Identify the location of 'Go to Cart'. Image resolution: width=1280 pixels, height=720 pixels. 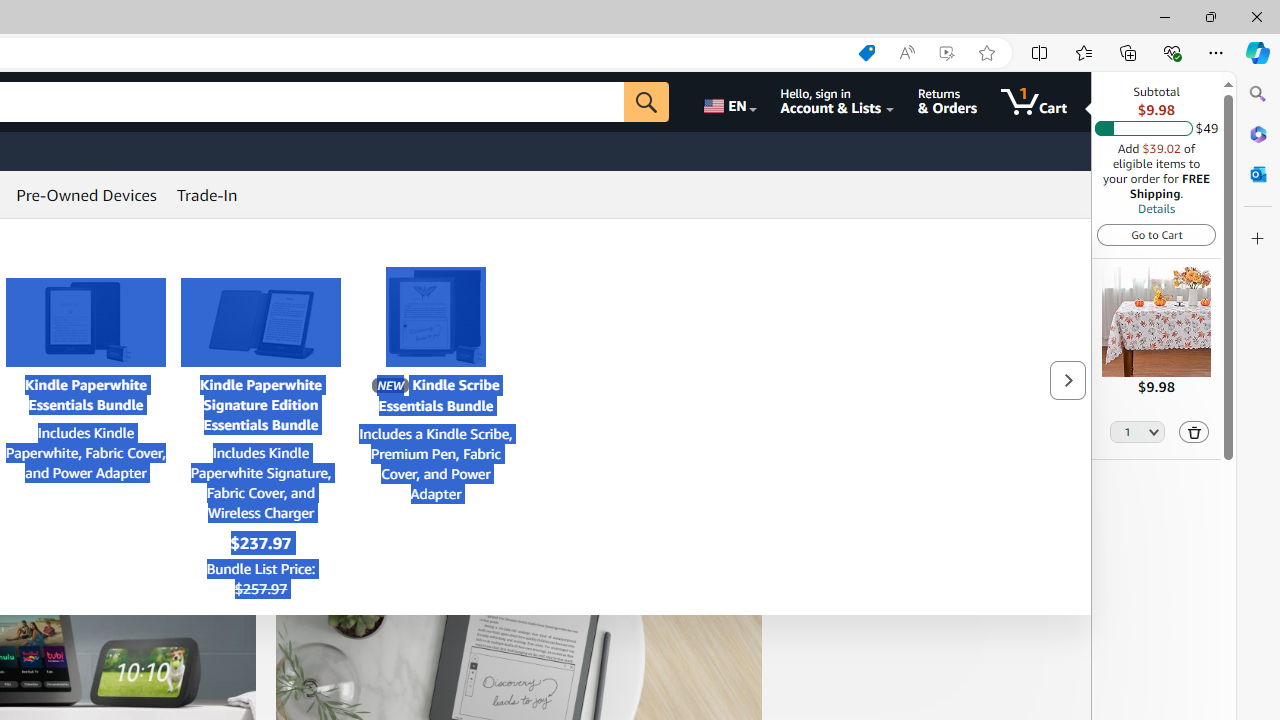
(1156, 233).